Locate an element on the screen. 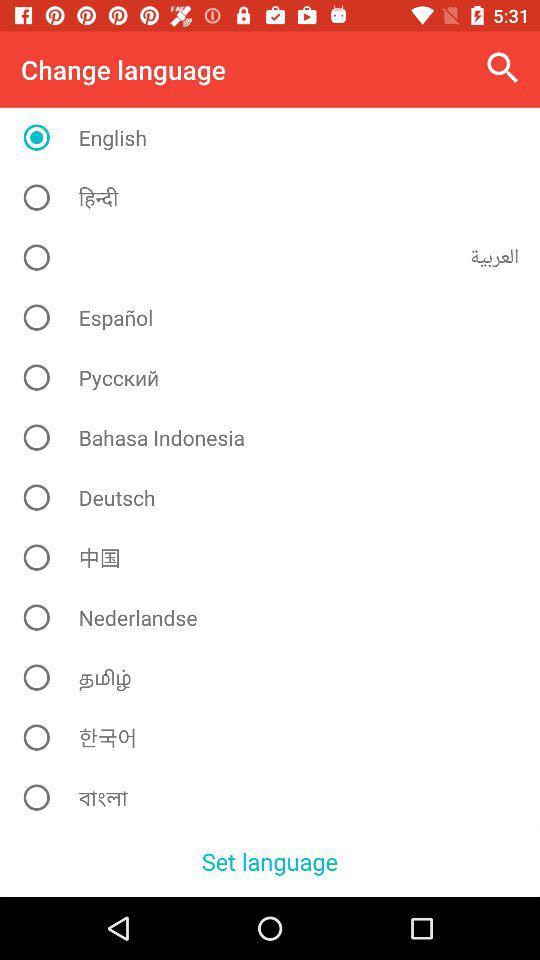  nederlandse icon is located at coordinates (276, 616).